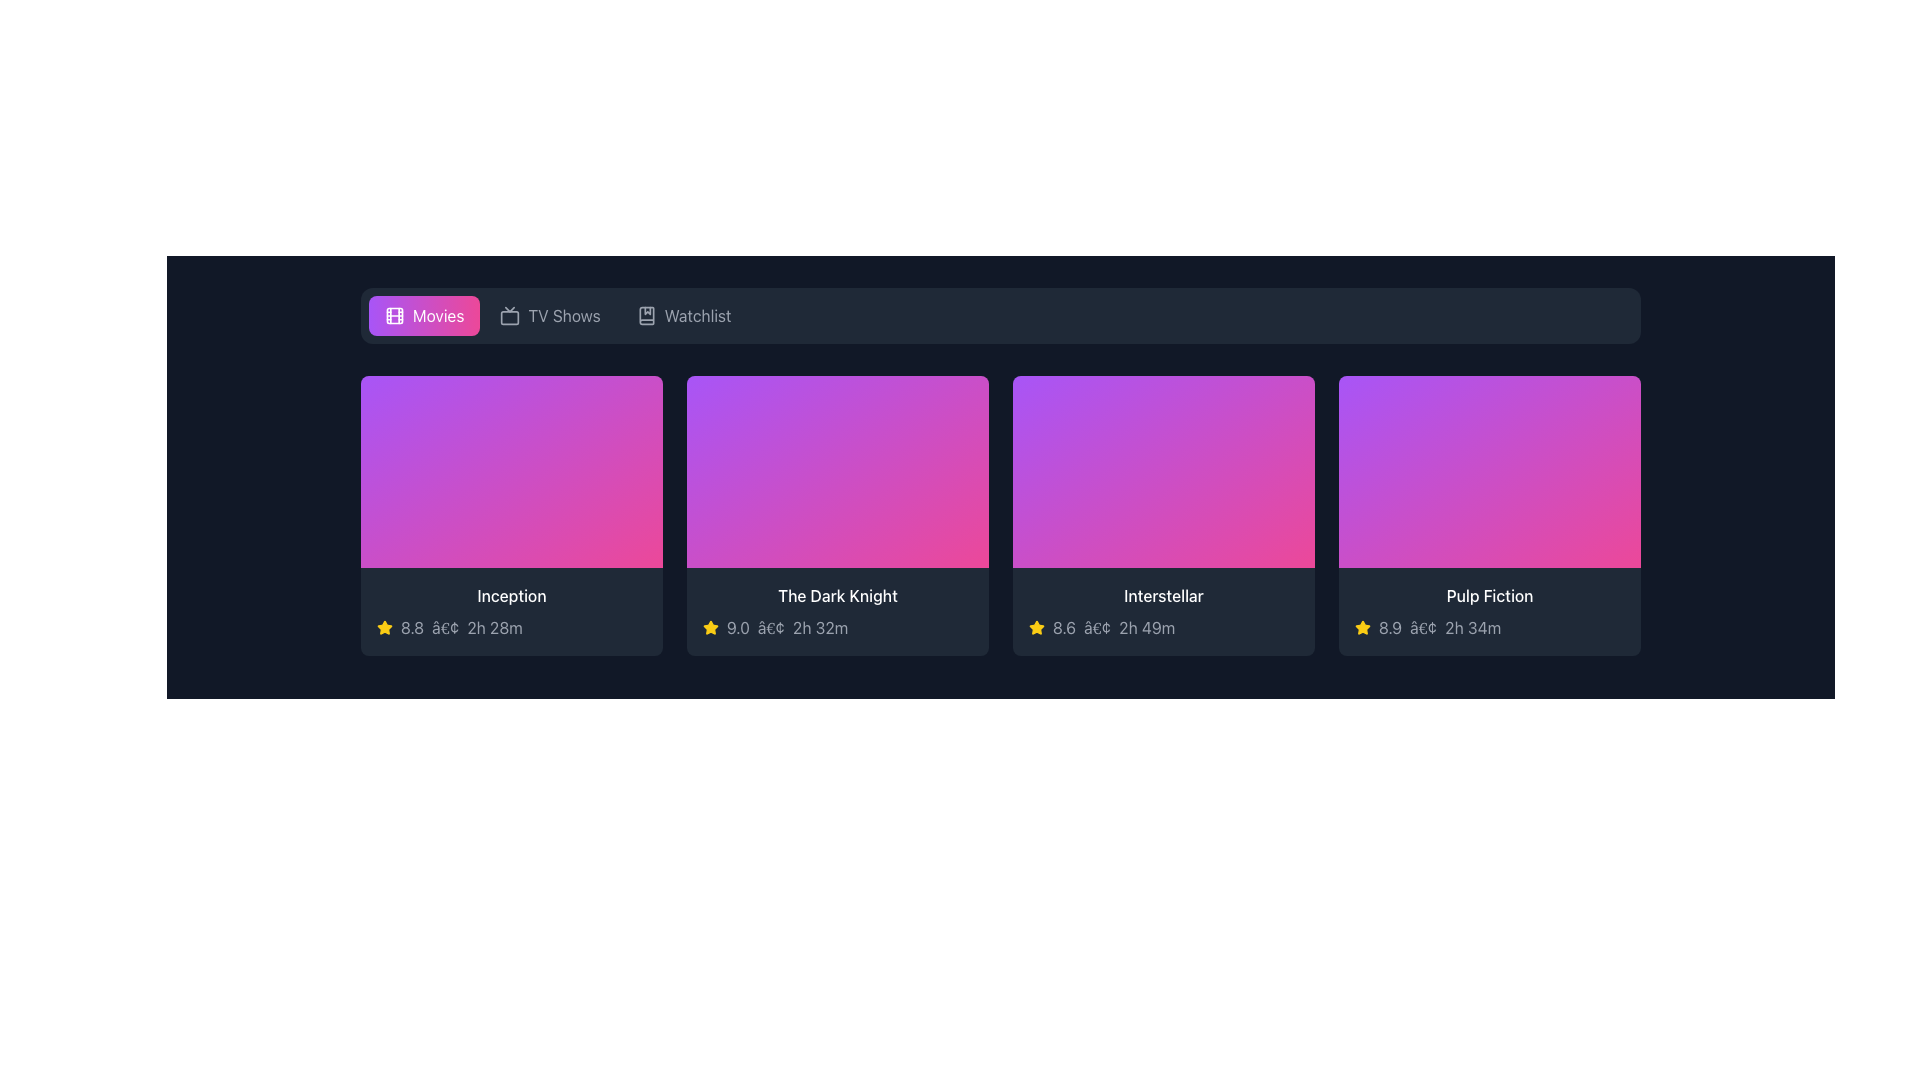 The image size is (1920, 1080). What do you see at coordinates (684, 315) in the screenshot?
I see `the 'Watchlist' button located within the navigation bar` at bounding box center [684, 315].